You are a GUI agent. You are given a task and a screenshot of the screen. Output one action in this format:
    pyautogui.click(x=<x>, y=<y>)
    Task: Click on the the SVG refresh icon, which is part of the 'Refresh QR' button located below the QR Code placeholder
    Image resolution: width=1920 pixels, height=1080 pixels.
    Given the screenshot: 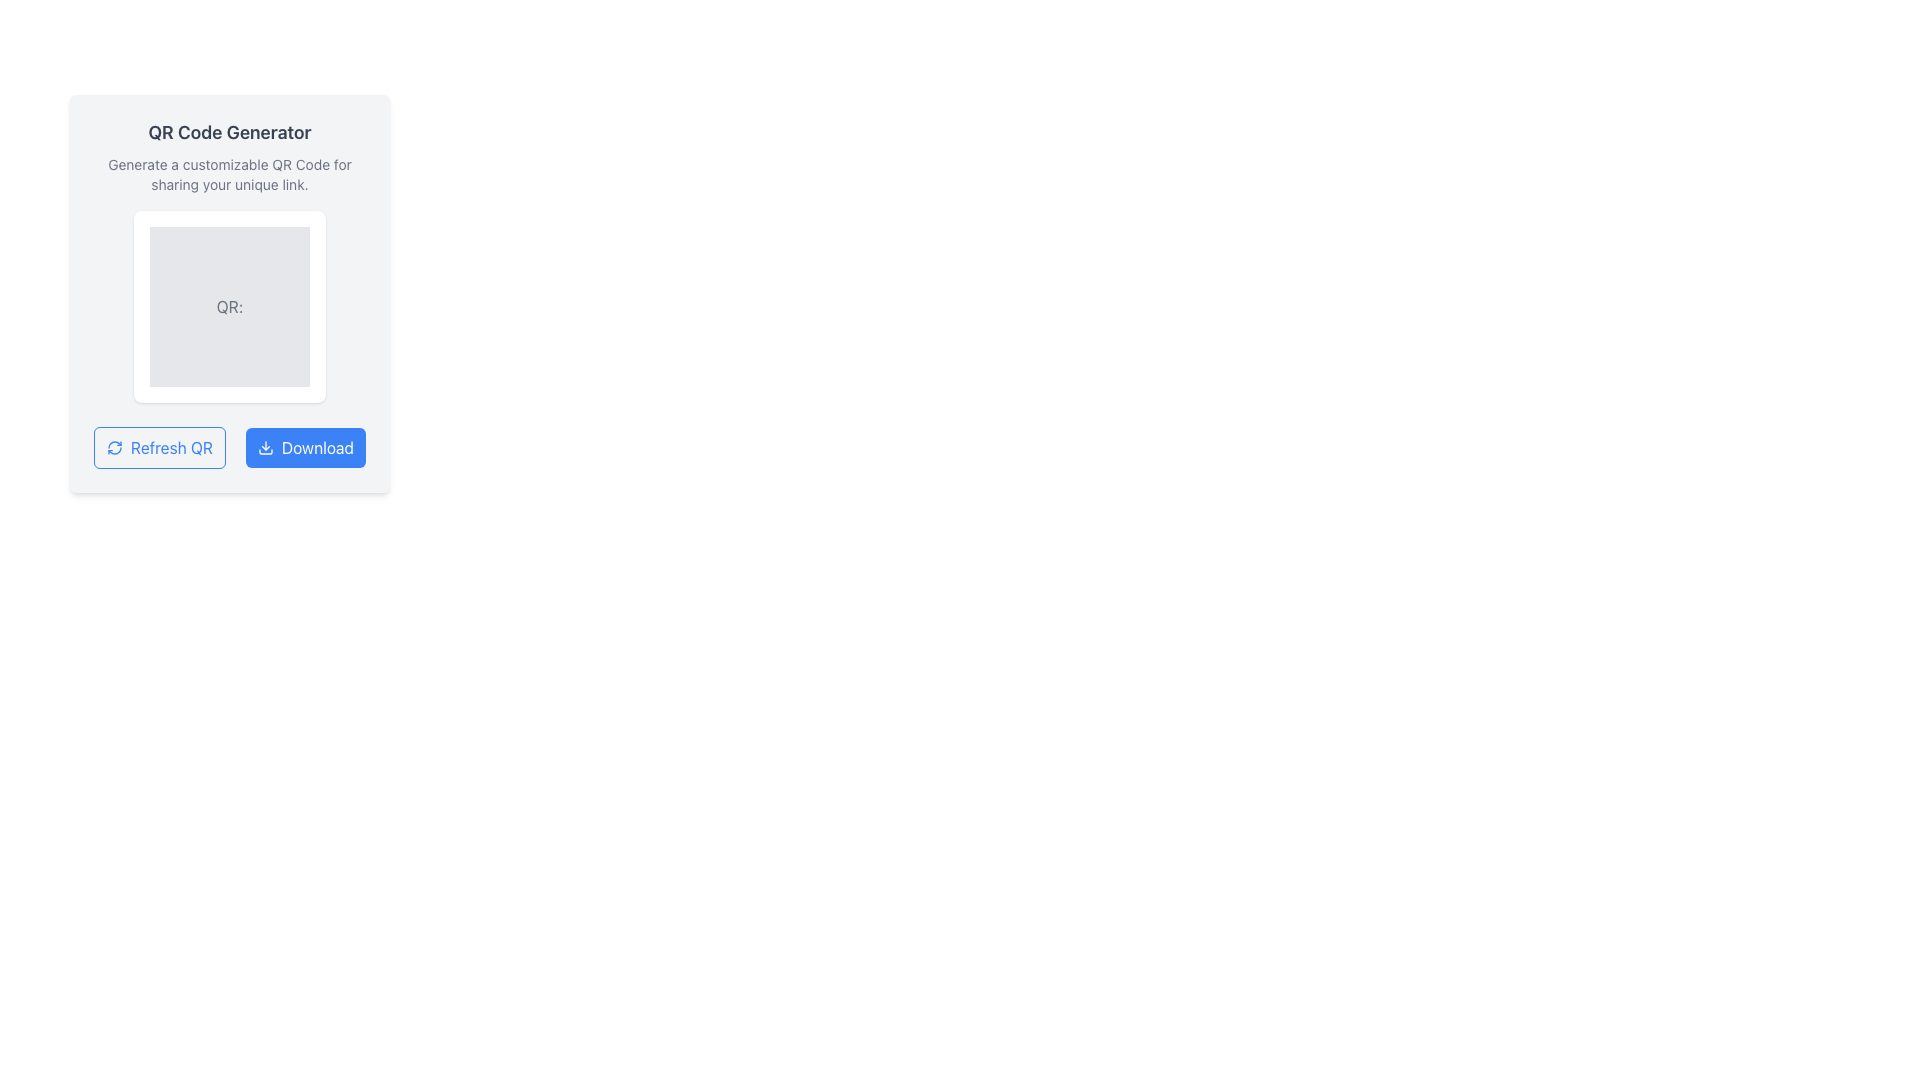 What is the action you would take?
    pyautogui.click(x=114, y=446)
    